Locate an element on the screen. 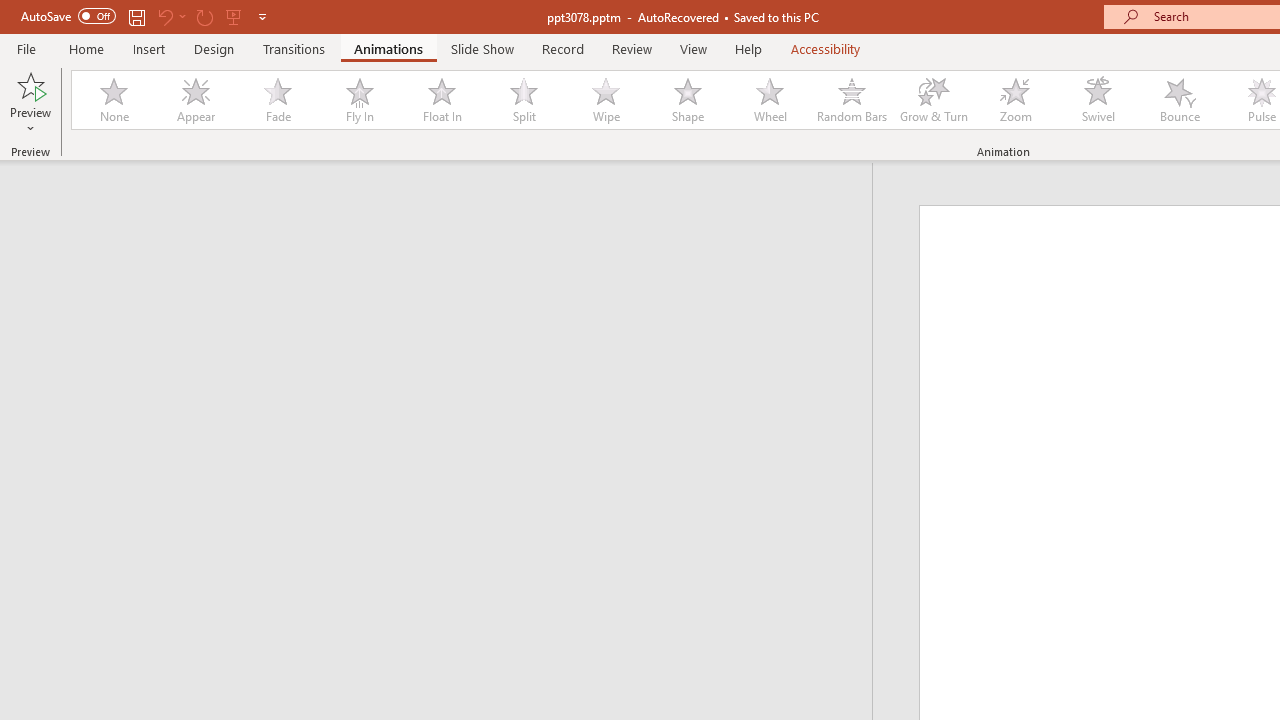 The width and height of the screenshot is (1280, 720). 'Record' is located at coordinates (561, 48).